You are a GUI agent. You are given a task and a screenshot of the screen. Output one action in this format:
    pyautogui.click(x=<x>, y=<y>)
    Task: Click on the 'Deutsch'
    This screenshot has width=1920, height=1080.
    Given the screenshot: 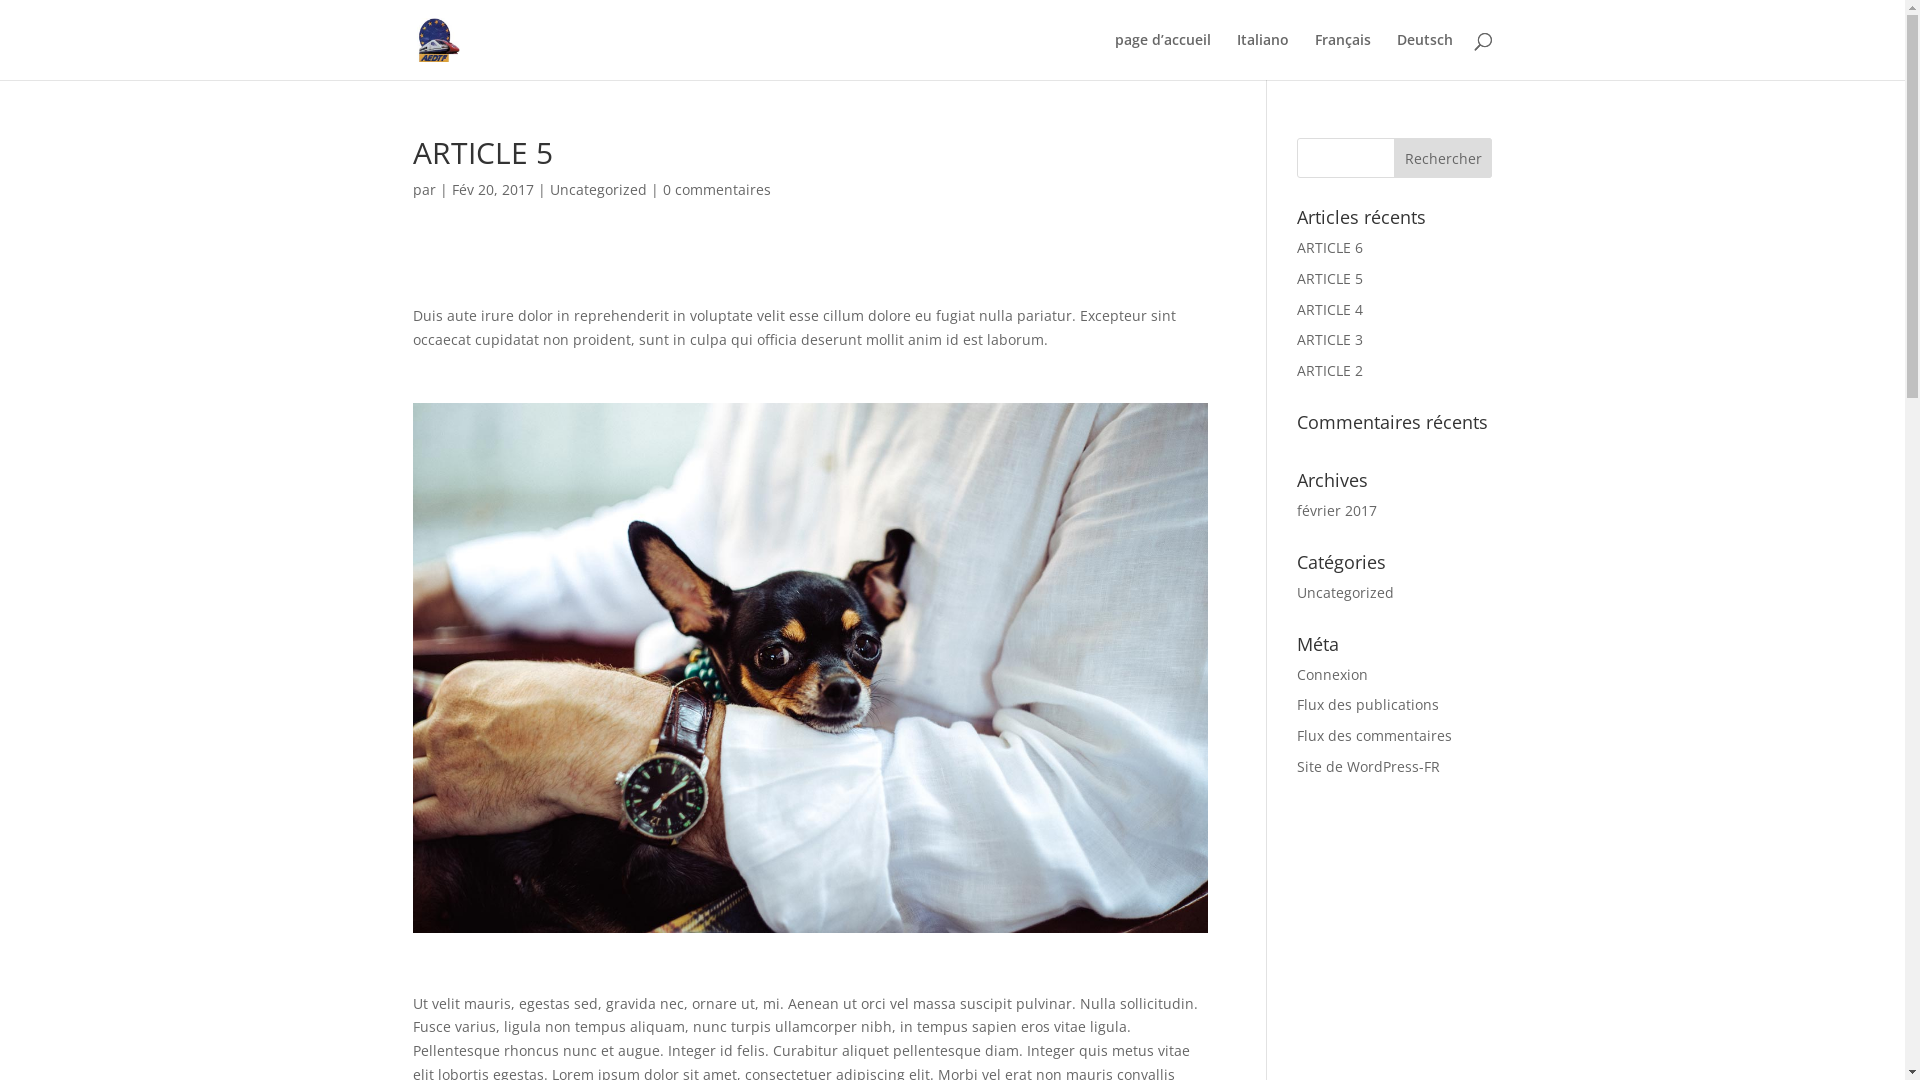 What is the action you would take?
    pyautogui.click(x=1423, y=55)
    